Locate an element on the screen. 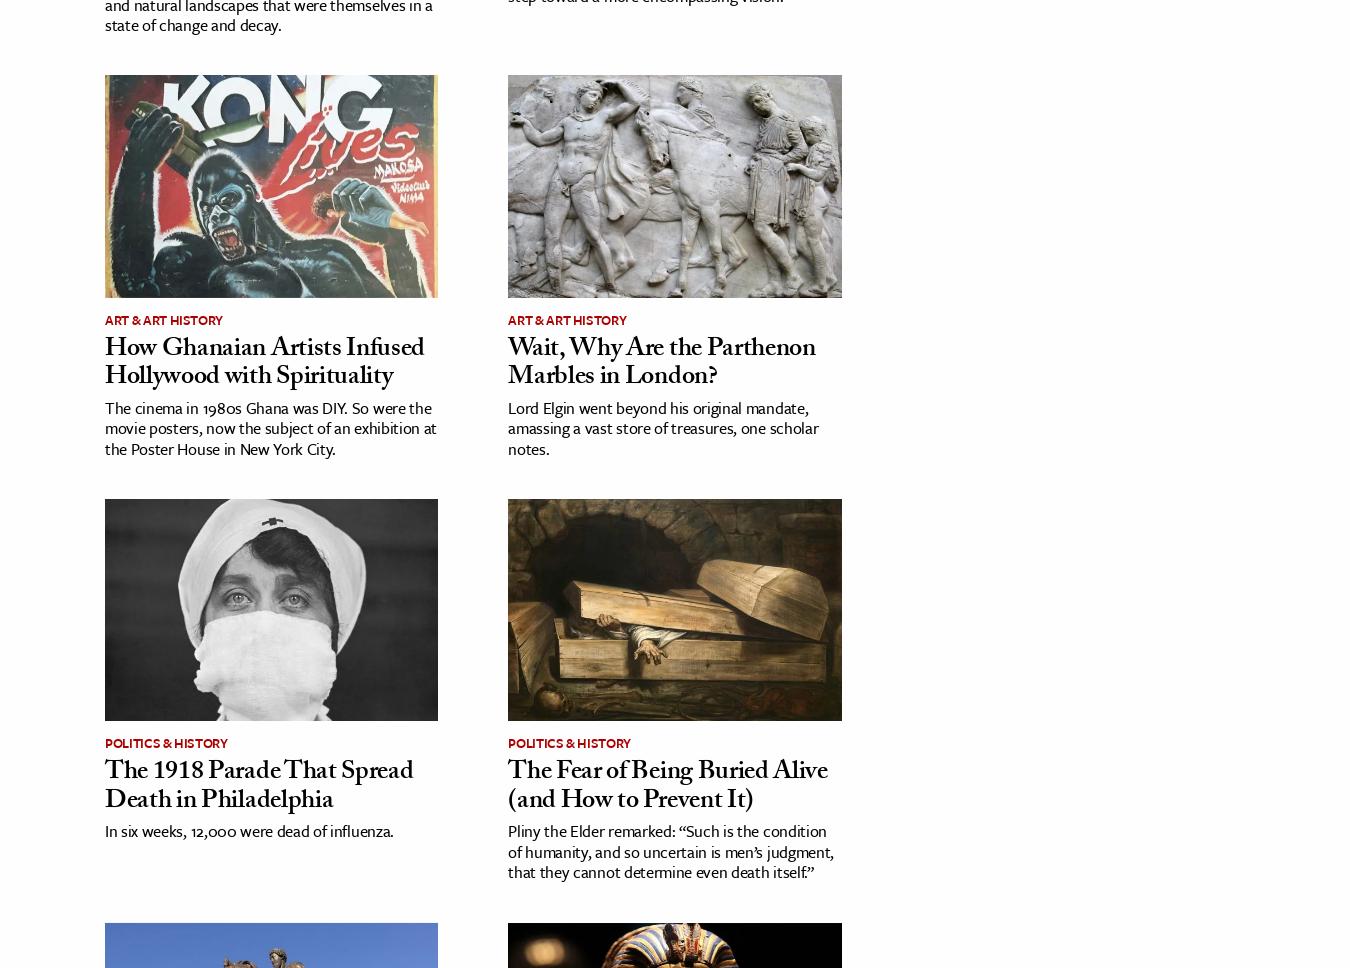 Image resolution: width=1350 pixels, height=968 pixels. 'The 1918 Parade That Spread Death in Philadelphia' is located at coordinates (104, 786).